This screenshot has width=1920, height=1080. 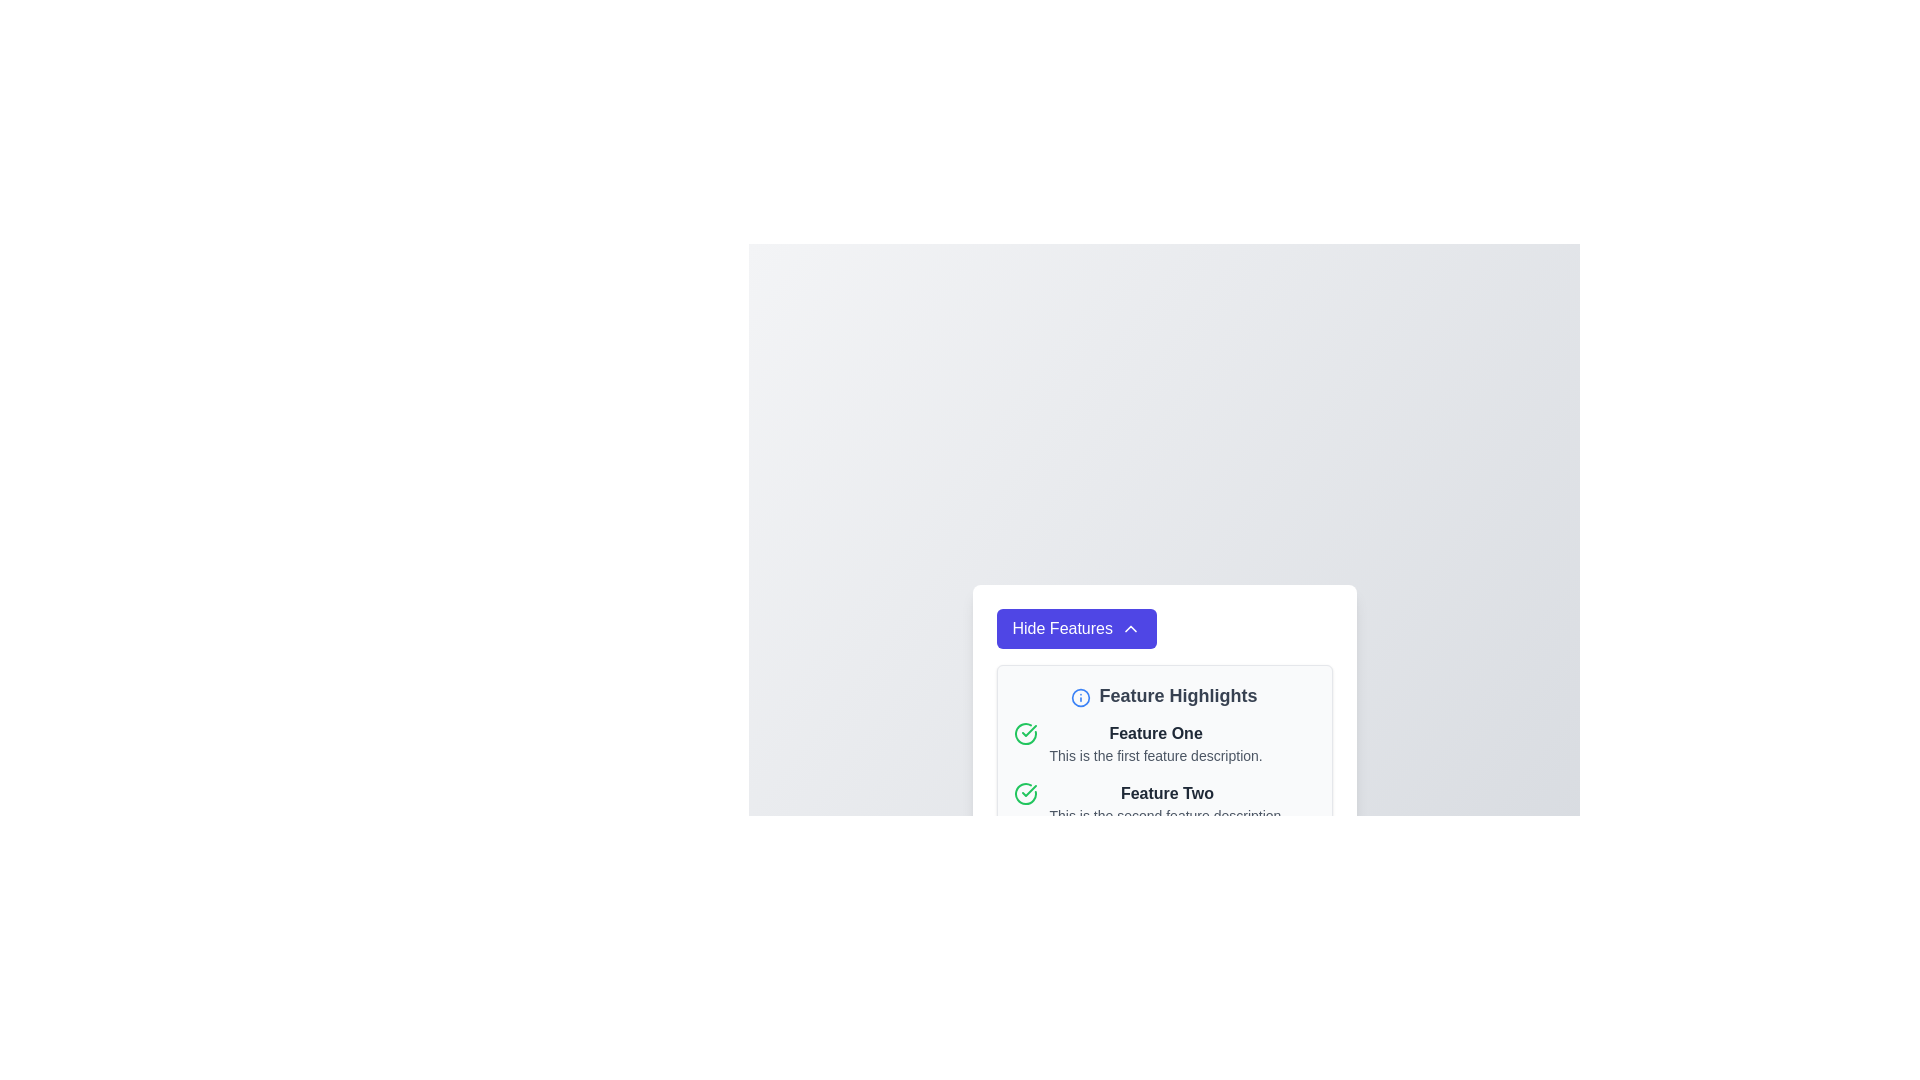 I want to click on the 'Feature Two' text label, which displays in a bold dark gray font on a light background, located in the second position under the 'Feature Highlights' list, so click(x=1167, y=793).